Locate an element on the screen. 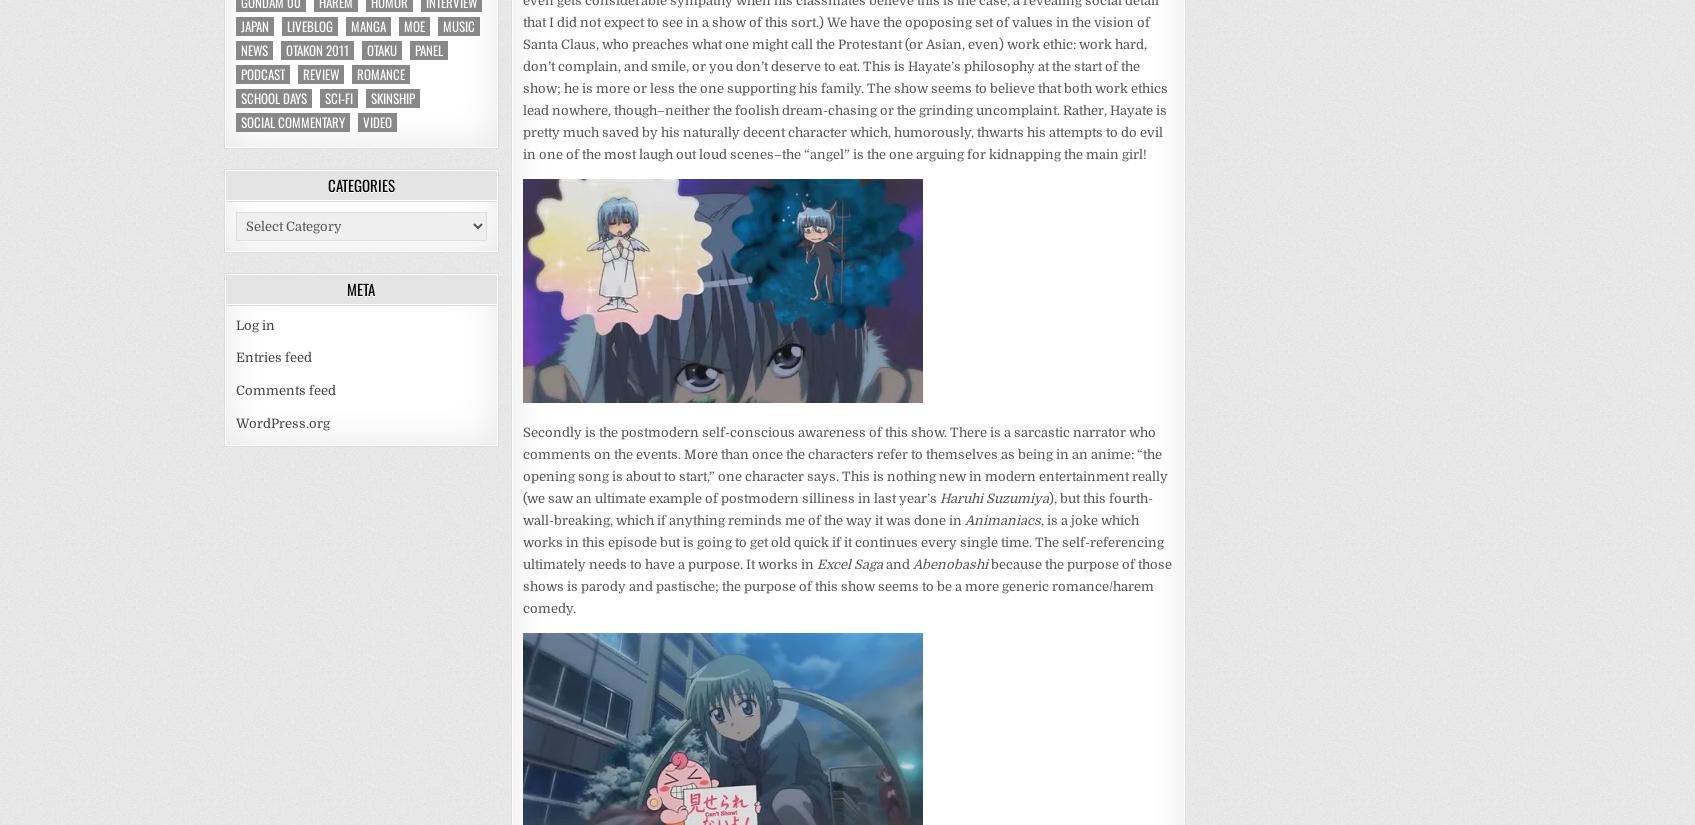 Image resolution: width=1695 pixels, height=825 pixels. 'panel' is located at coordinates (427, 49).